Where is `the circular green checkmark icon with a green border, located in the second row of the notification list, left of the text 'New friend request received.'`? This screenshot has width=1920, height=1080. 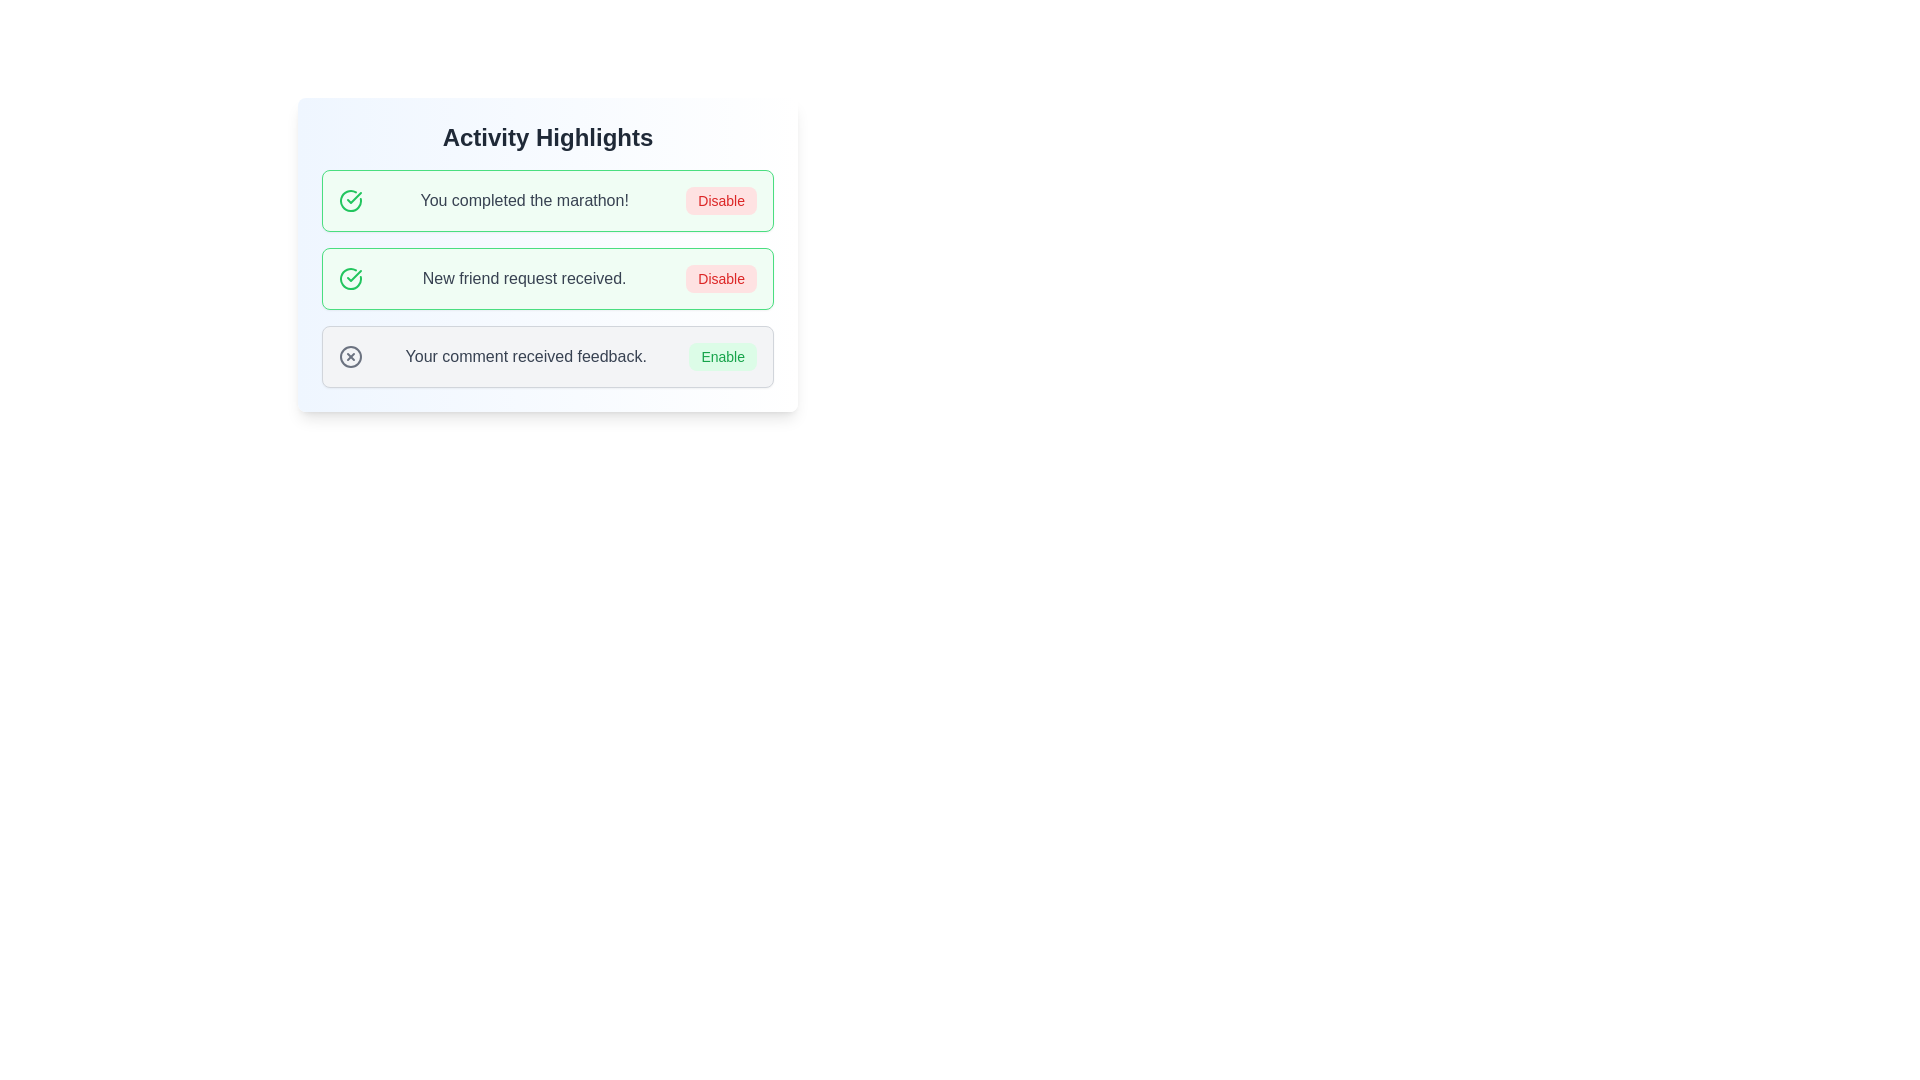 the circular green checkmark icon with a green border, located in the second row of the notification list, left of the text 'New friend request received.' is located at coordinates (350, 278).